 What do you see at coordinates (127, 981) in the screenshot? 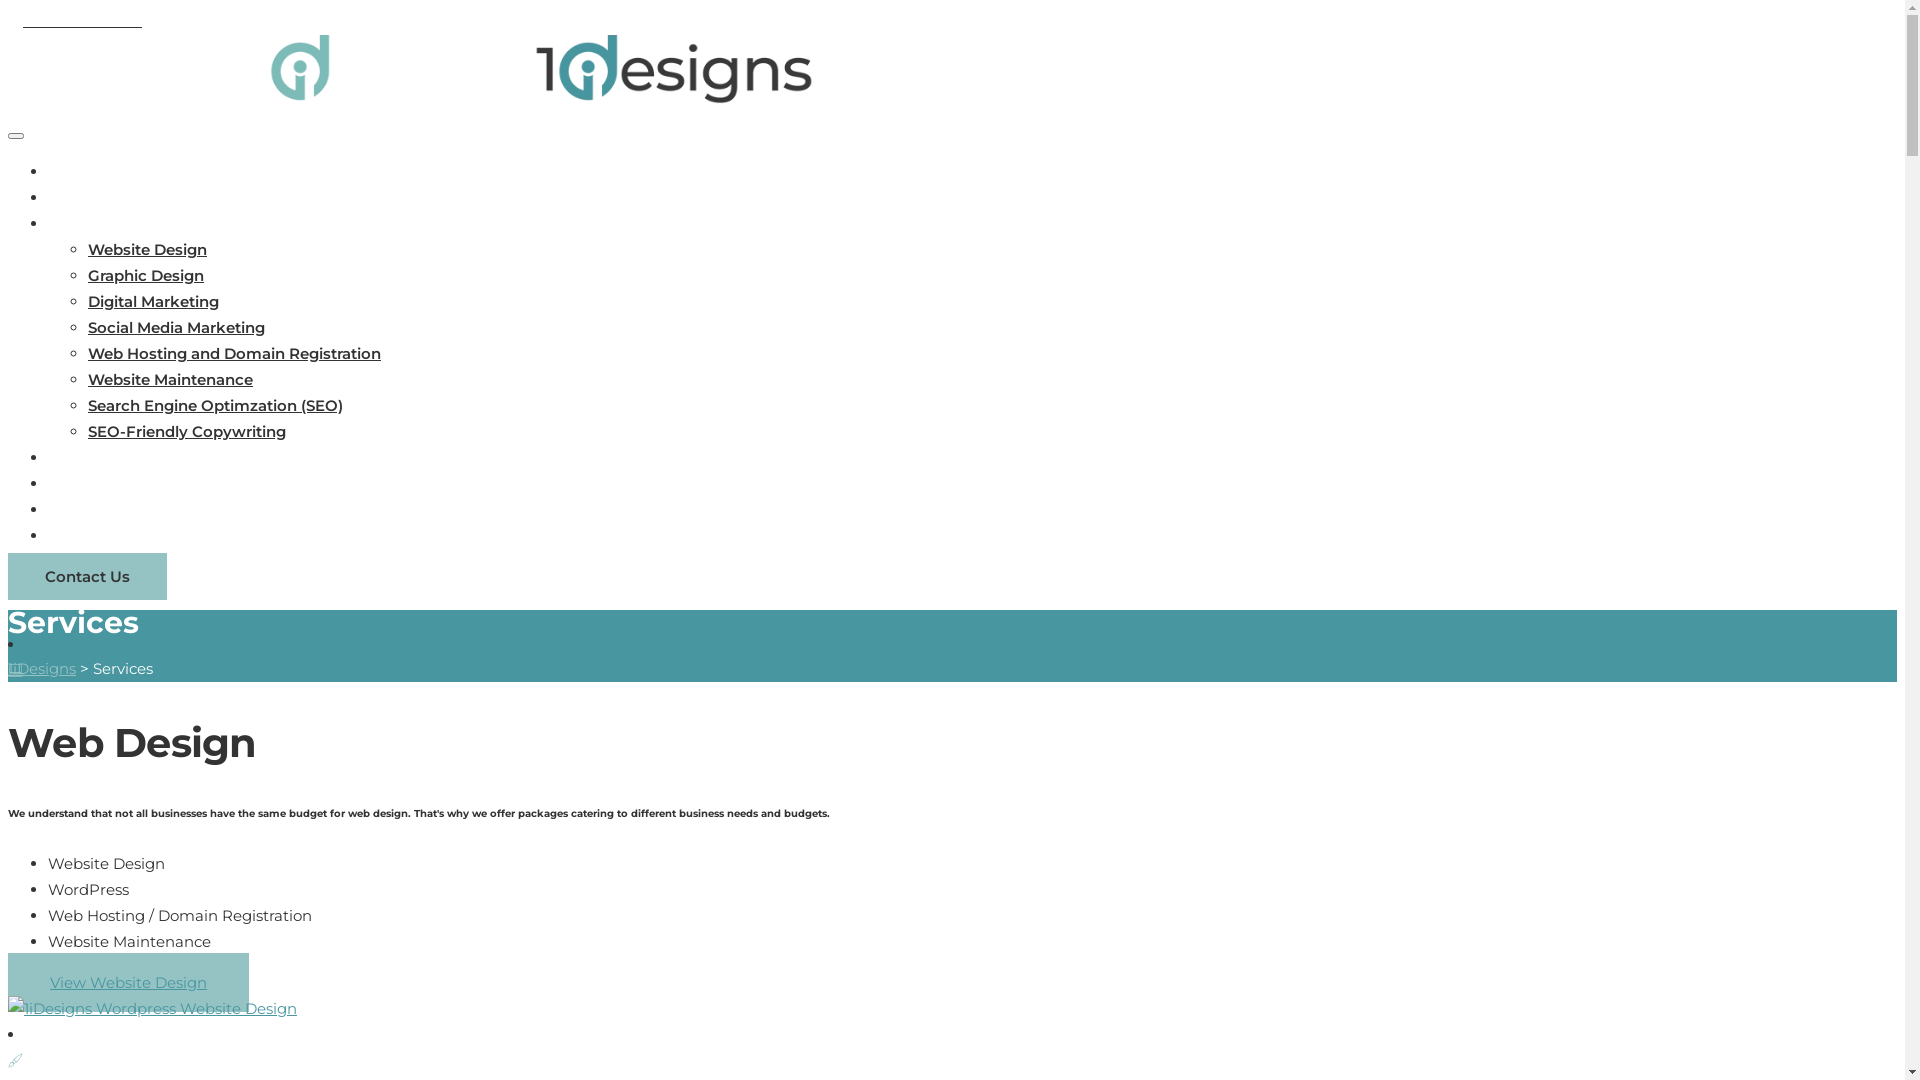
I see `'View Website Design'` at bounding box center [127, 981].